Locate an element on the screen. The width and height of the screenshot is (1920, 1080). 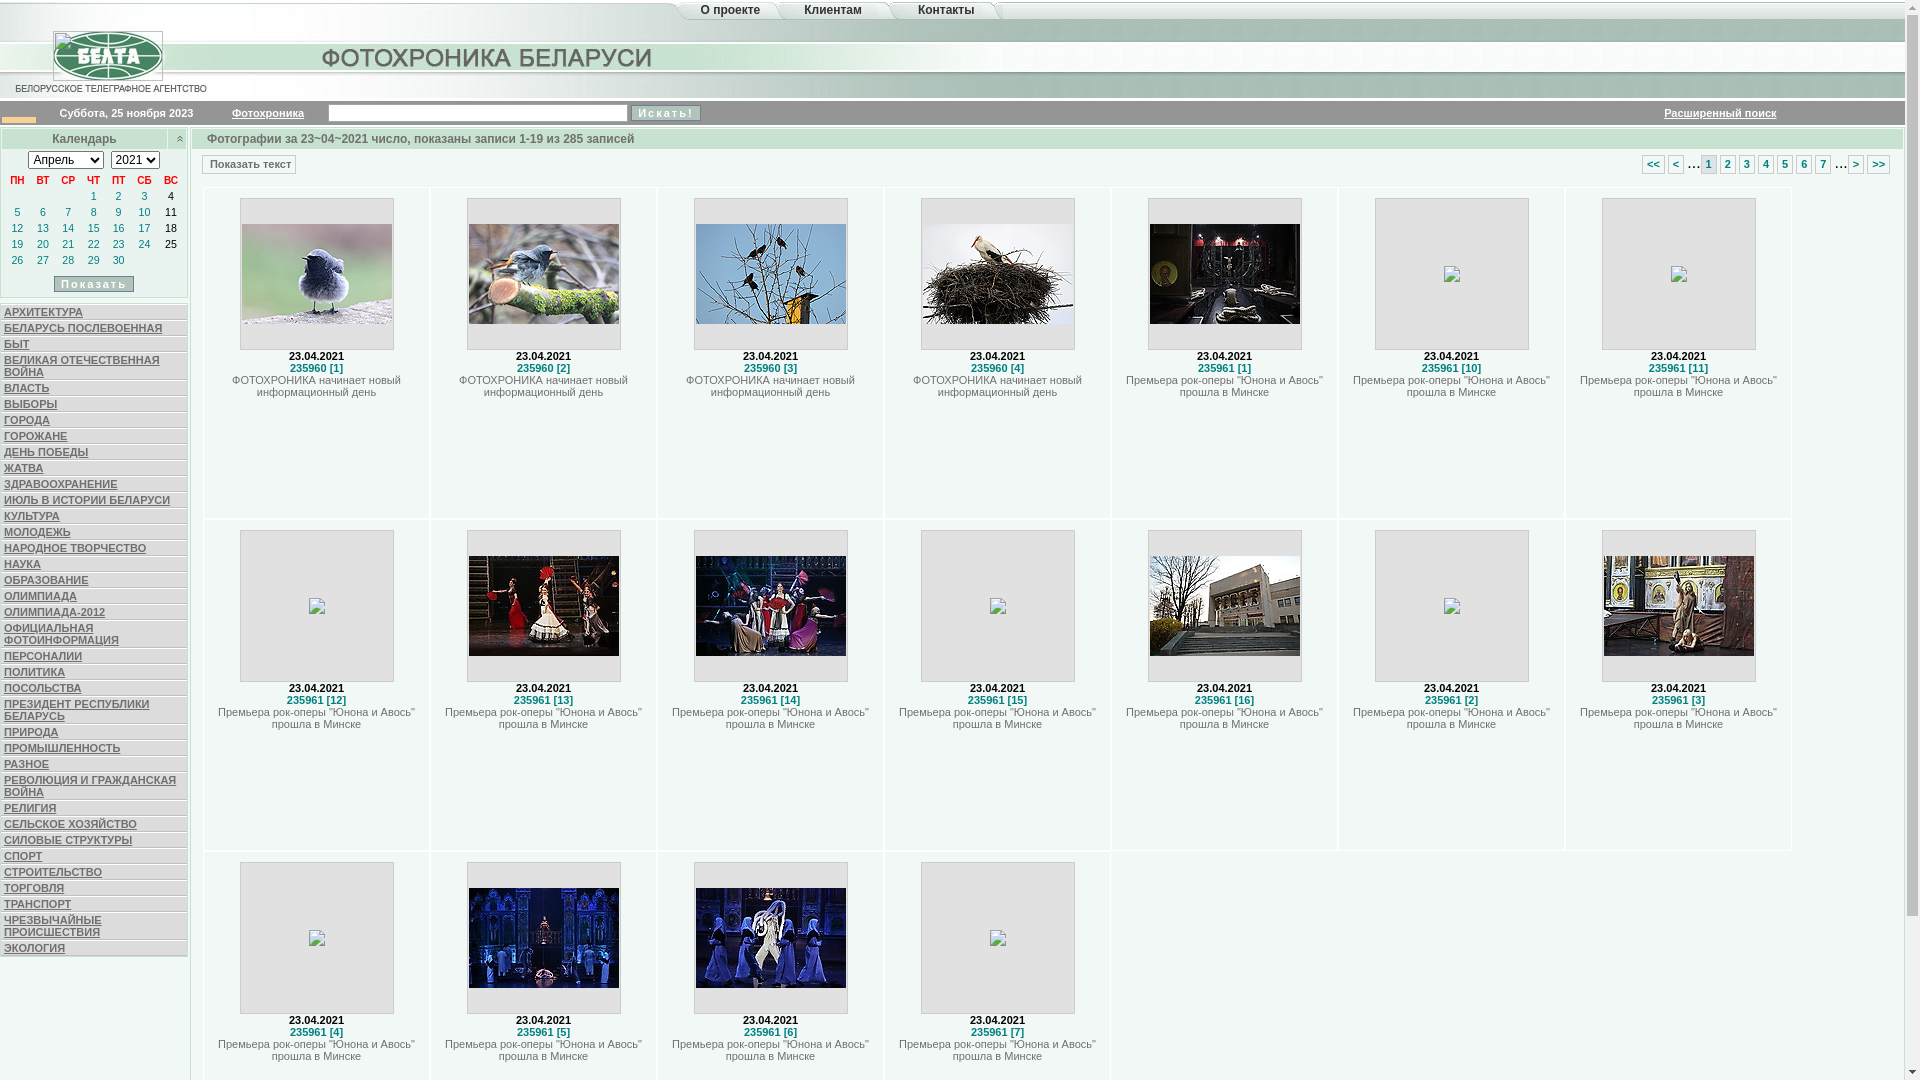
'7' is located at coordinates (65, 212).